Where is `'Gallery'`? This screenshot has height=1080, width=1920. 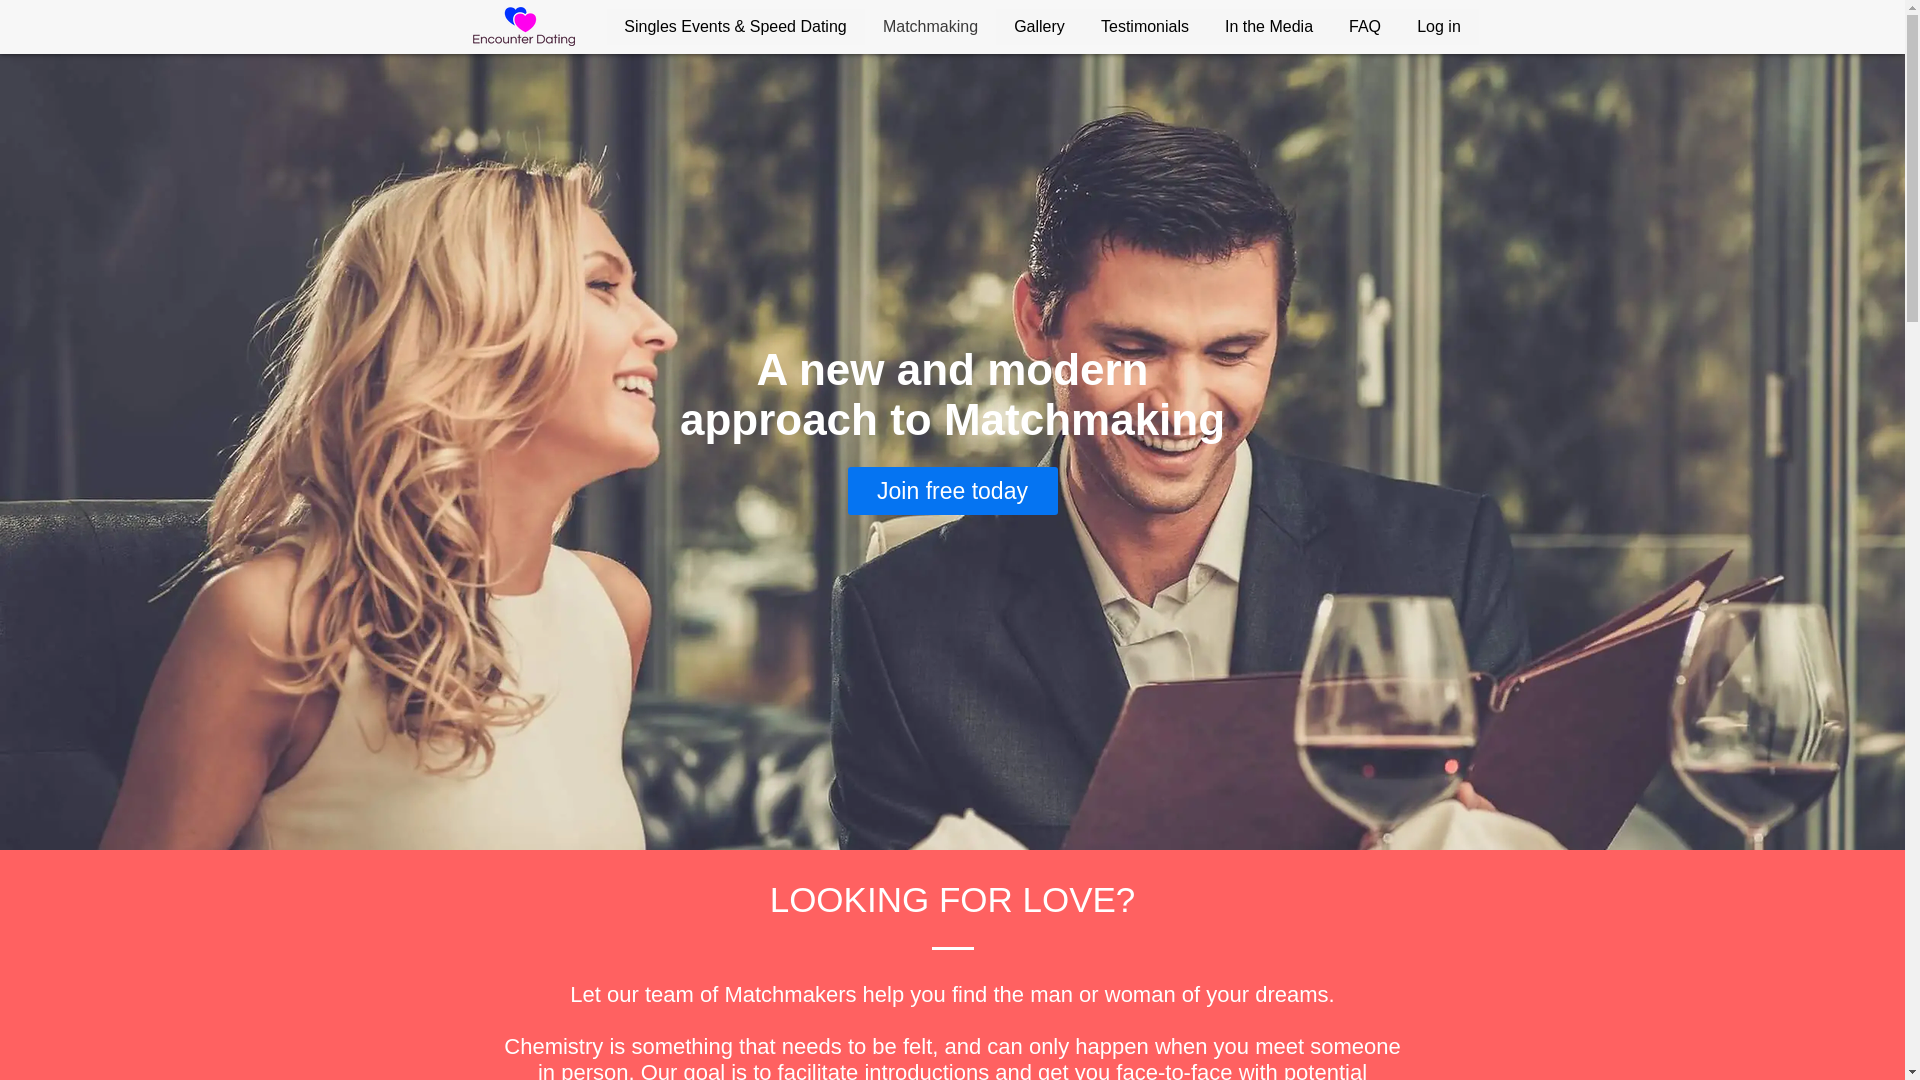
'Gallery' is located at coordinates (996, 27).